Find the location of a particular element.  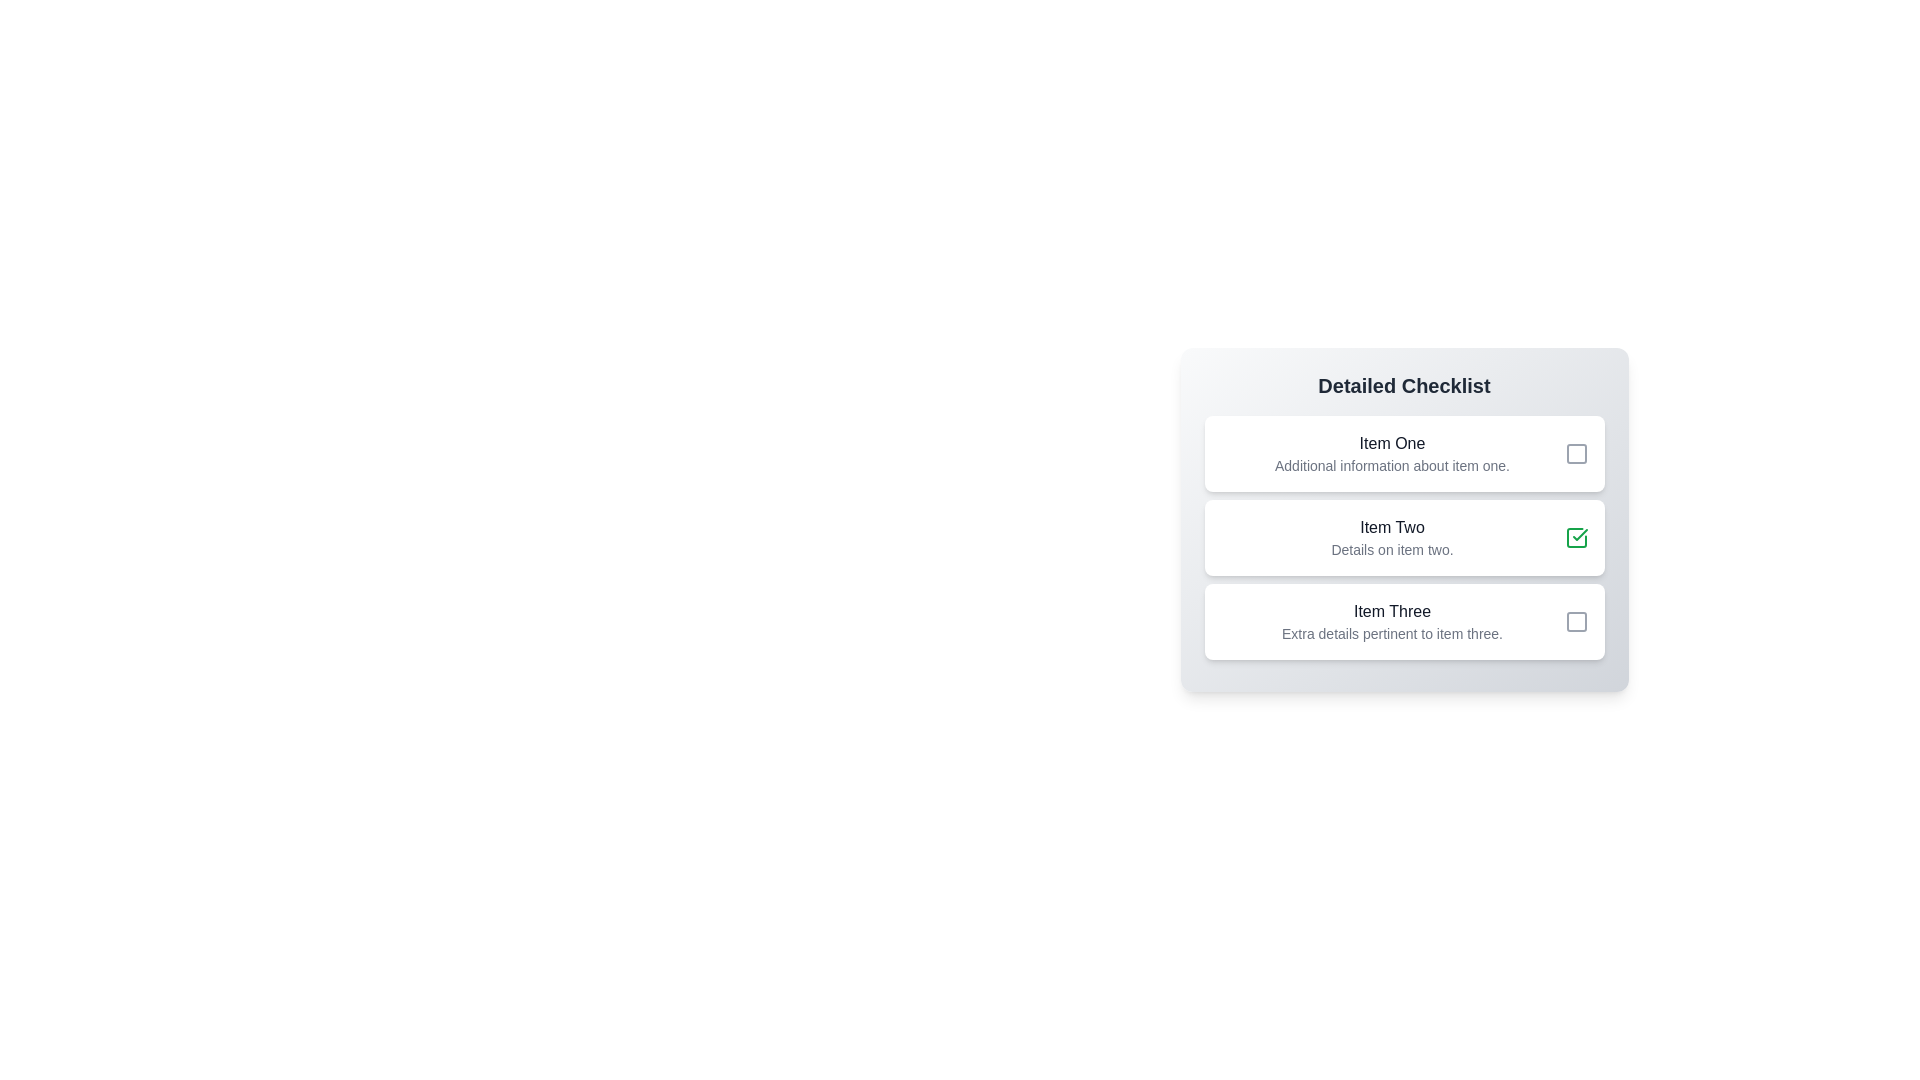

the center of the checkbox located to the right of the text 'Item One' in the checklist is located at coordinates (1575, 454).